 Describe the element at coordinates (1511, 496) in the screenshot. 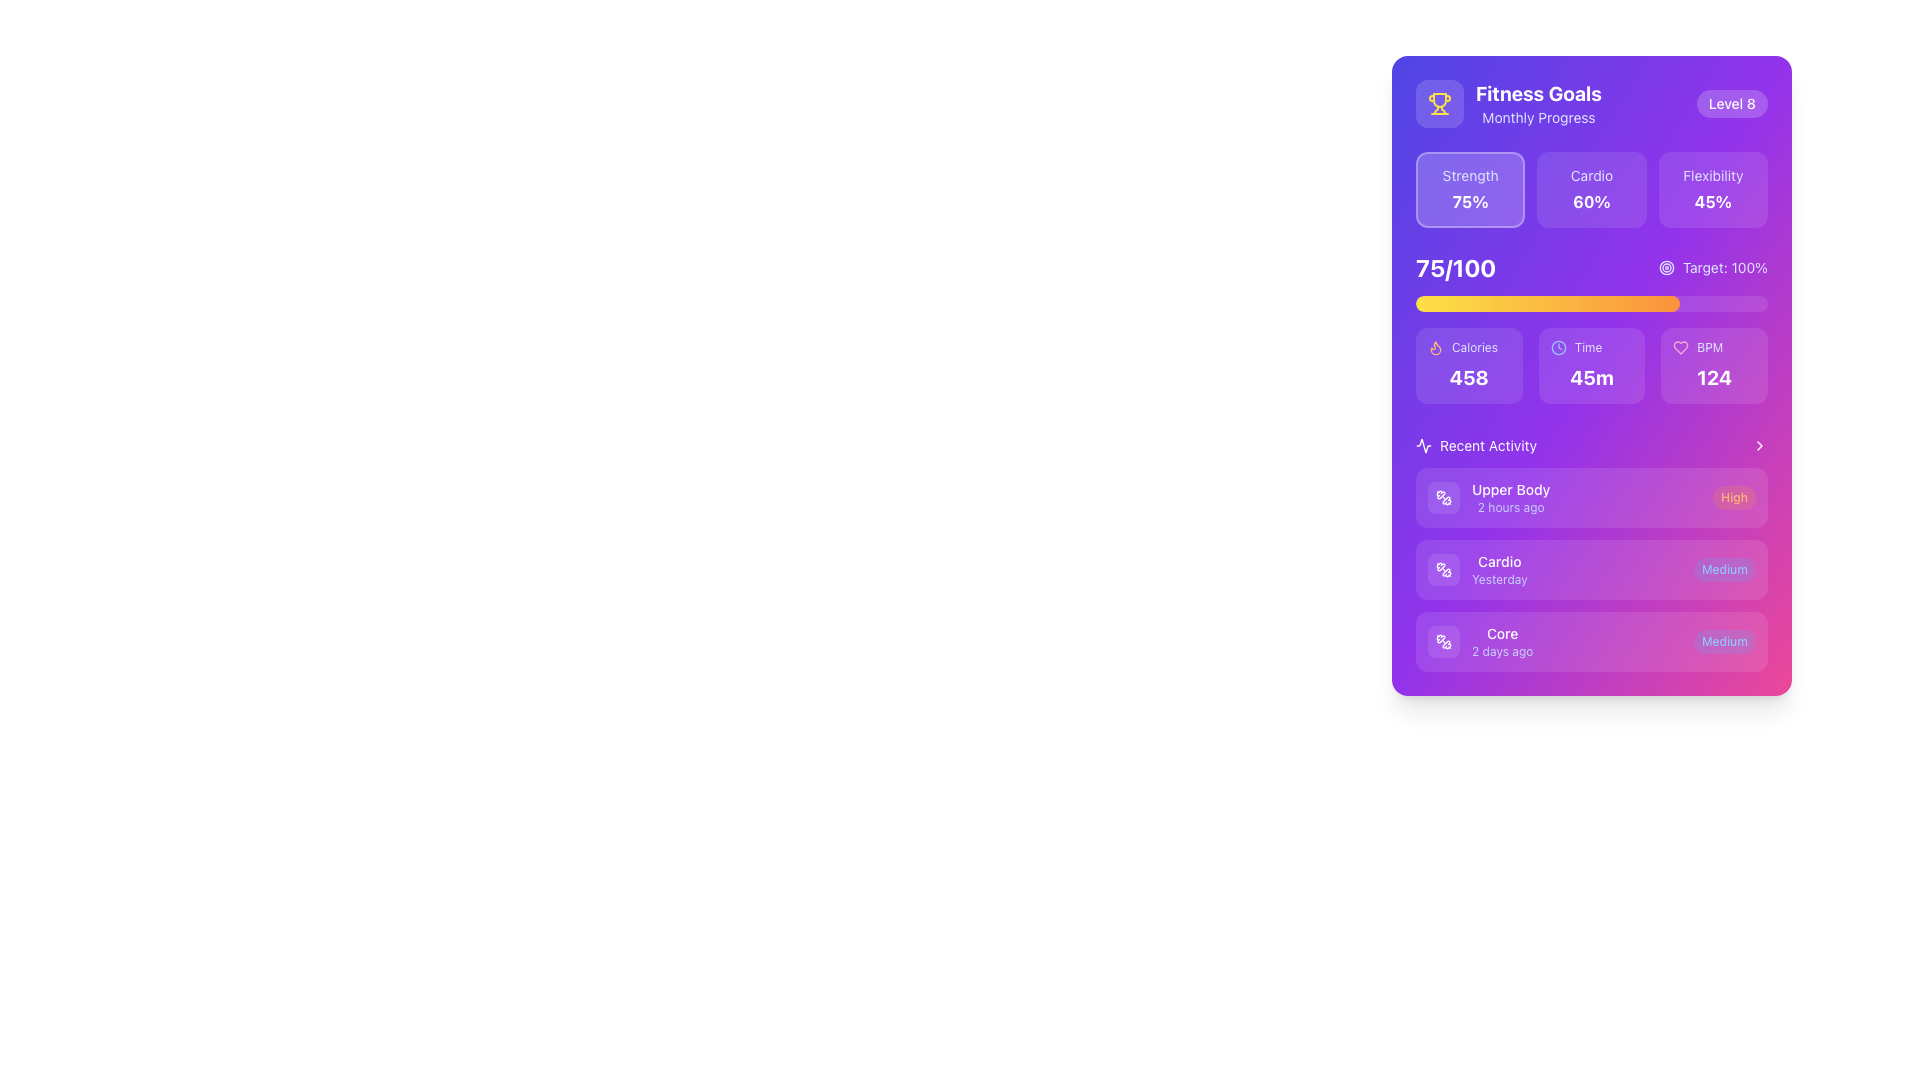

I see `the text label displaying 'Upper Body' activity and its timestamp '2 hours ago', which is the first item in the 'Recent Activity' section of the application` at that location.